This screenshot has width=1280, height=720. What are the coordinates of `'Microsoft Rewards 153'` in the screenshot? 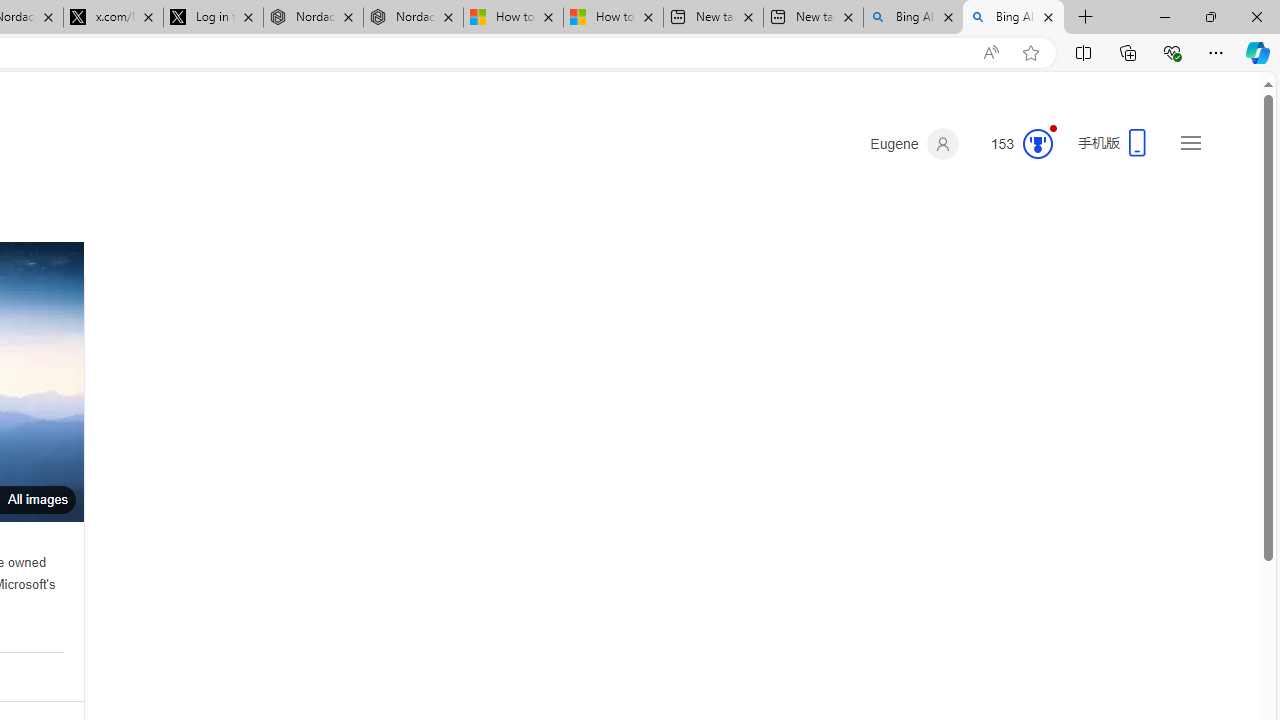 It's located at (1014, 143).